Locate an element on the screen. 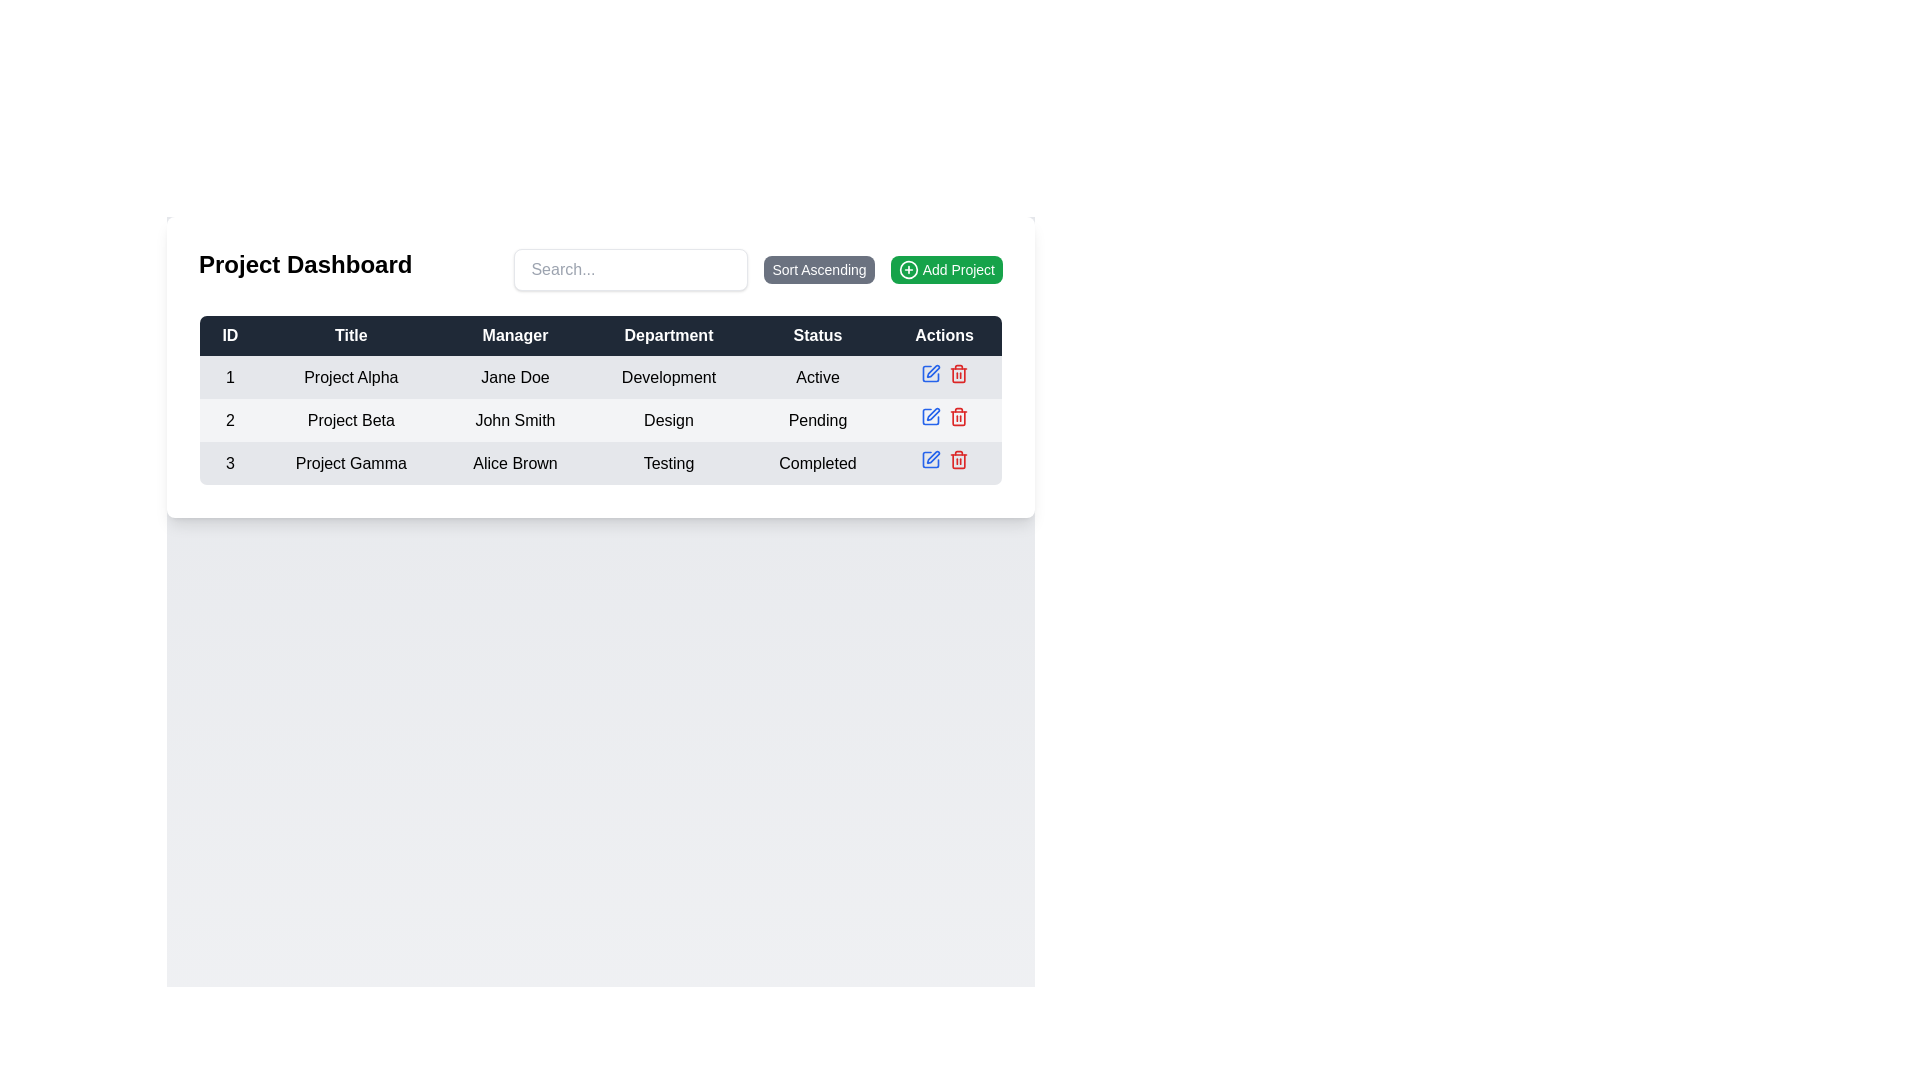  the first row of the table containing '1', 'Project Alpha', 'Jane Doe', 'Development', 'Active', and action buttons for editing and deleting, to interact with respective data is located at coordinates (599, 377).